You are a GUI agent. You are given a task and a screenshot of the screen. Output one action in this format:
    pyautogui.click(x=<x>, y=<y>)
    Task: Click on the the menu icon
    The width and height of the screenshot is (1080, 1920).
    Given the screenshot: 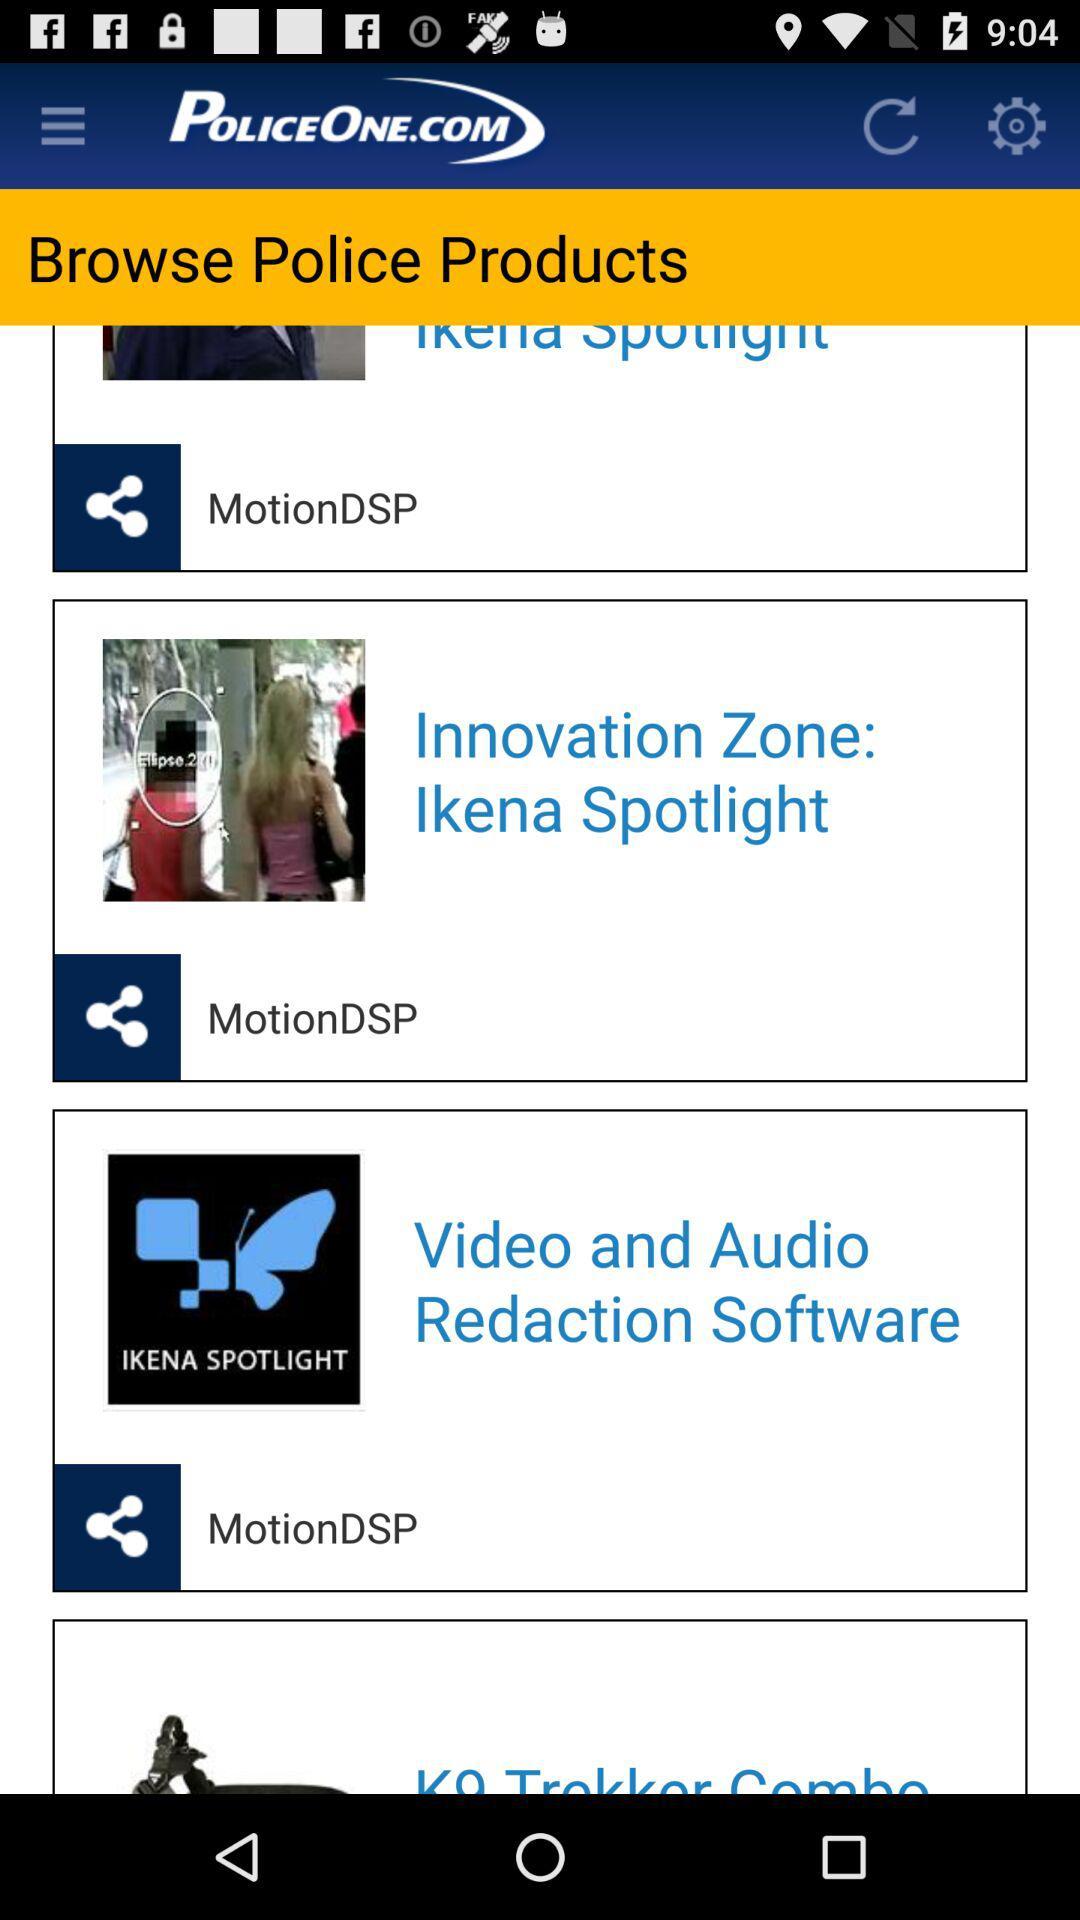 What is the action you would take?
    pyautogui.click(x=61, y=133)
    